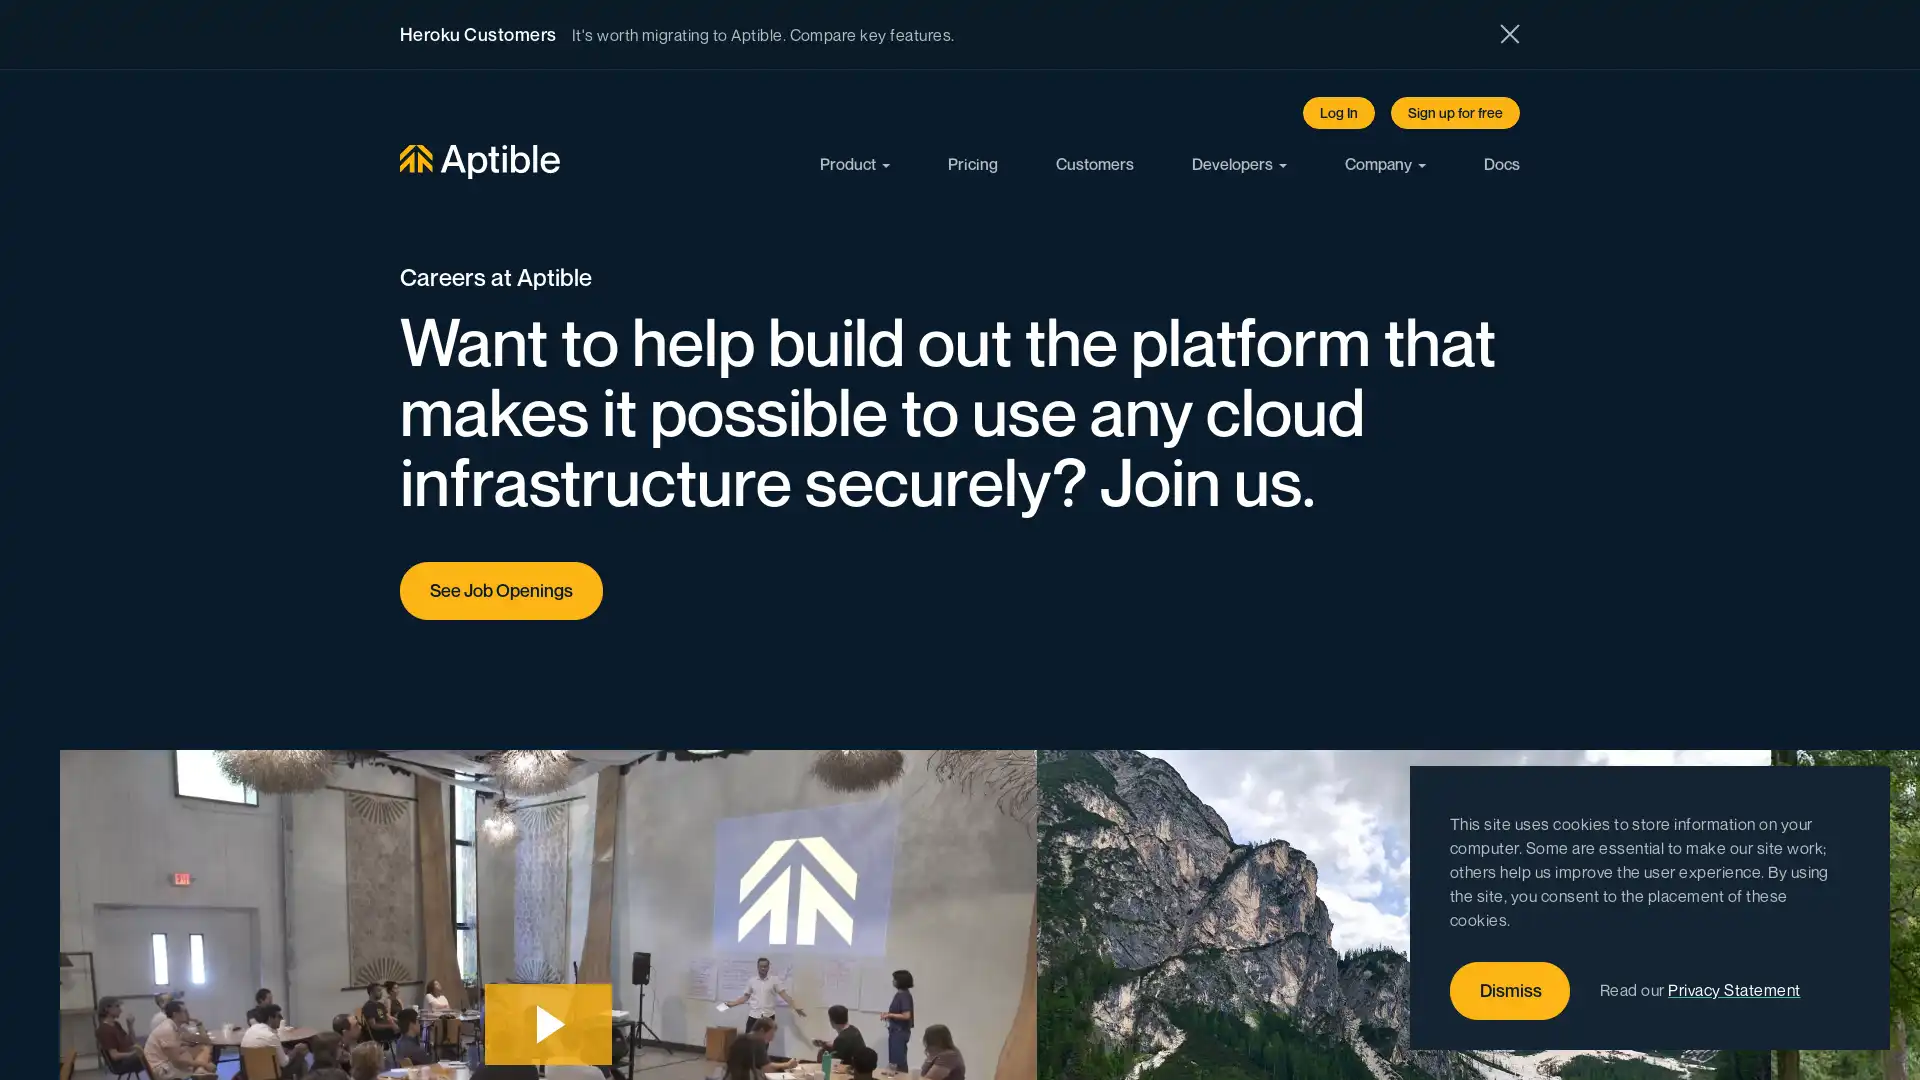 The width and height of the screenshot is (1920, 1080). Describe the element at coordinates (1510, 991) in the screenshot. I see `Dismiss` at that location.